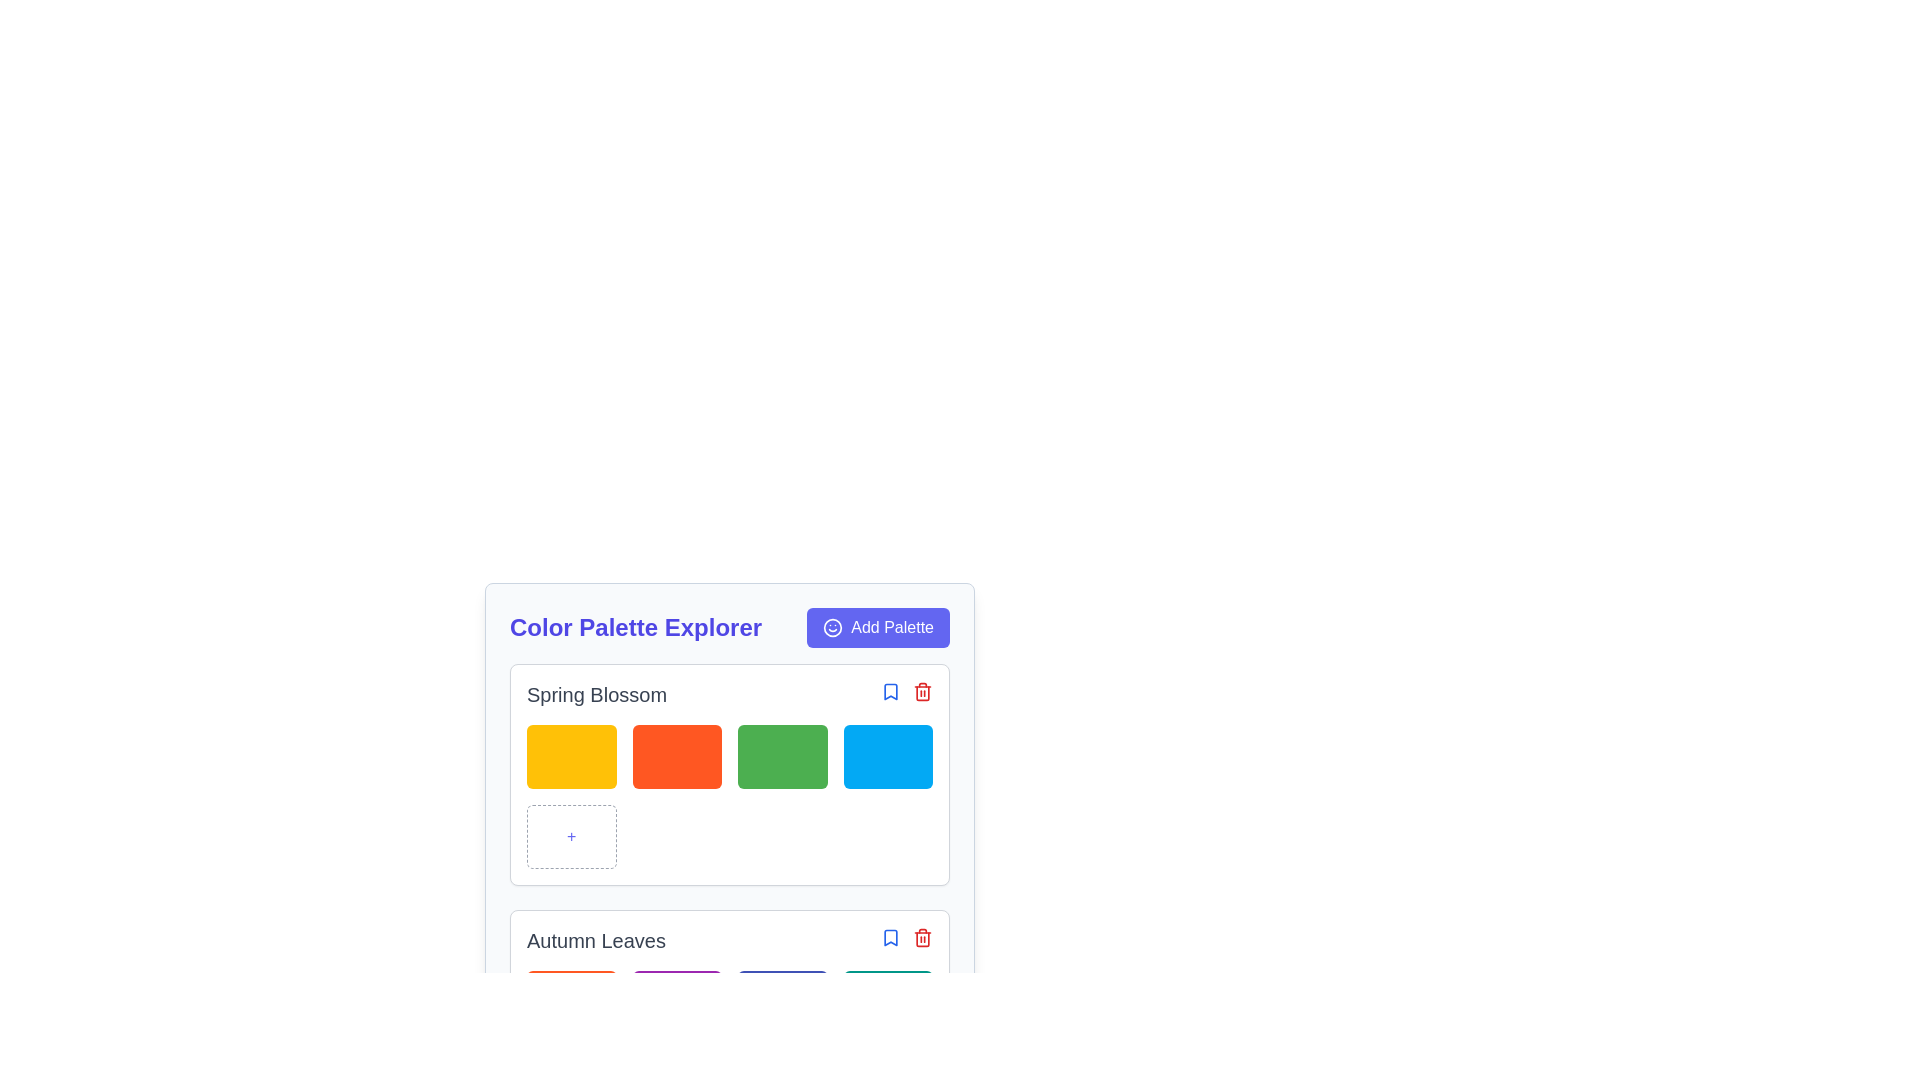 The width and height of the screenshot is (1920, 1080). I want to click on the 'Add Palette' button, which features a blue background, rounded corners, and white text with a smiley face icon, so click(878, 627).